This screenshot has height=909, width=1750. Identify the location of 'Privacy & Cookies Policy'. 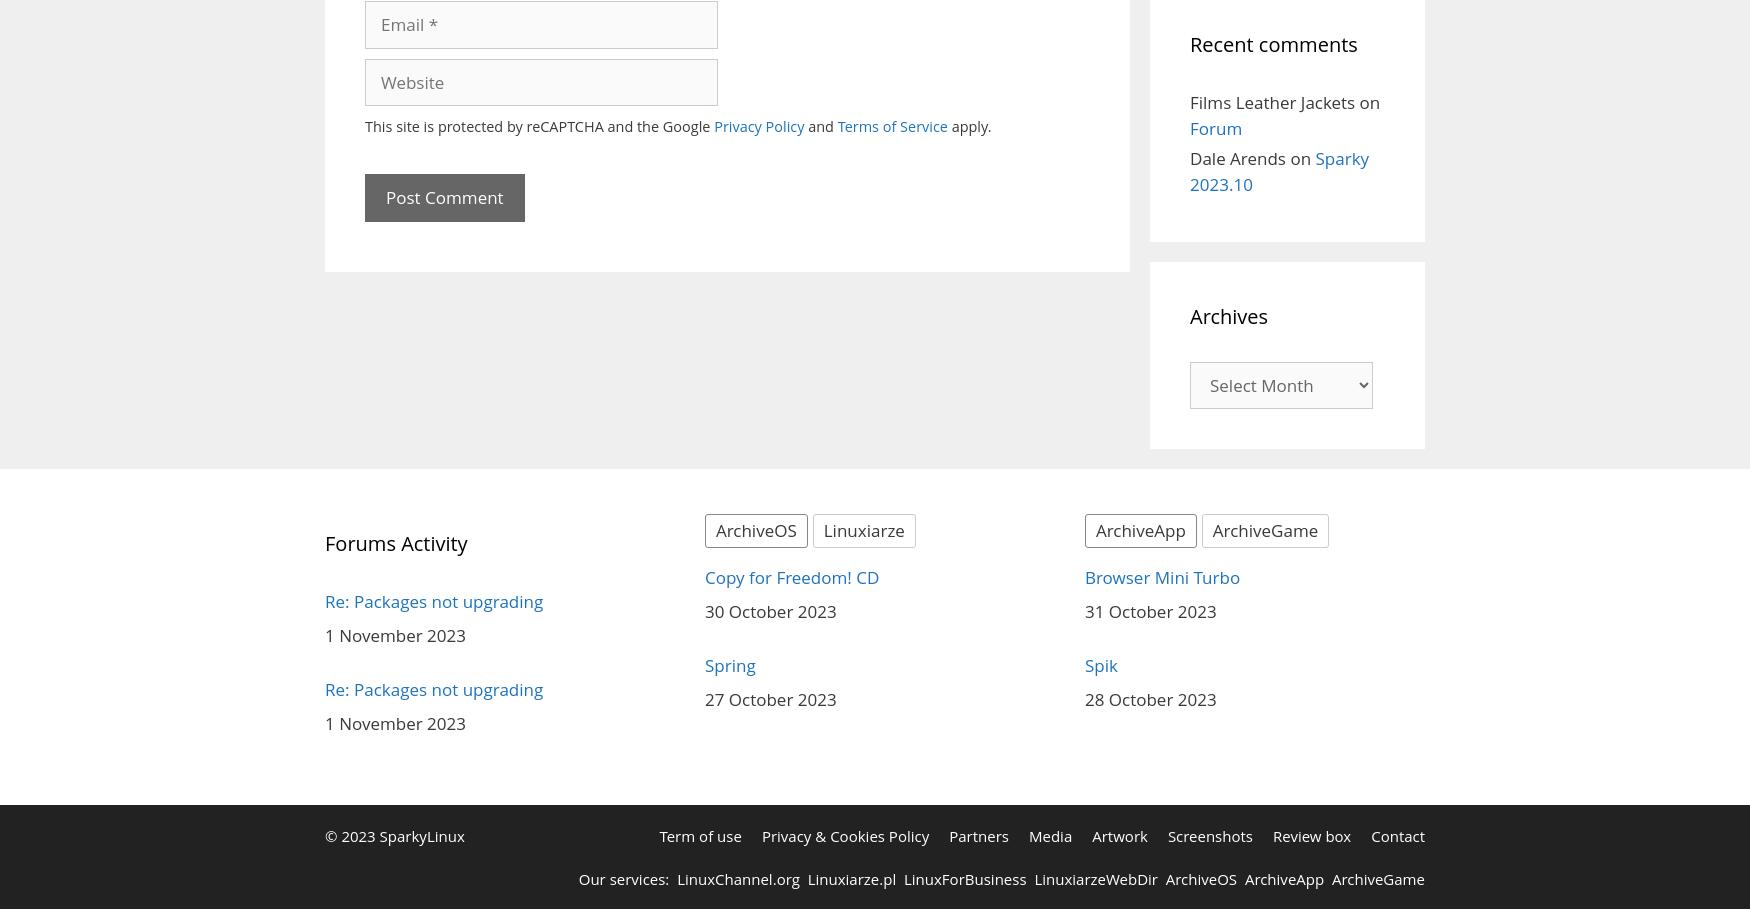
(845, 836).